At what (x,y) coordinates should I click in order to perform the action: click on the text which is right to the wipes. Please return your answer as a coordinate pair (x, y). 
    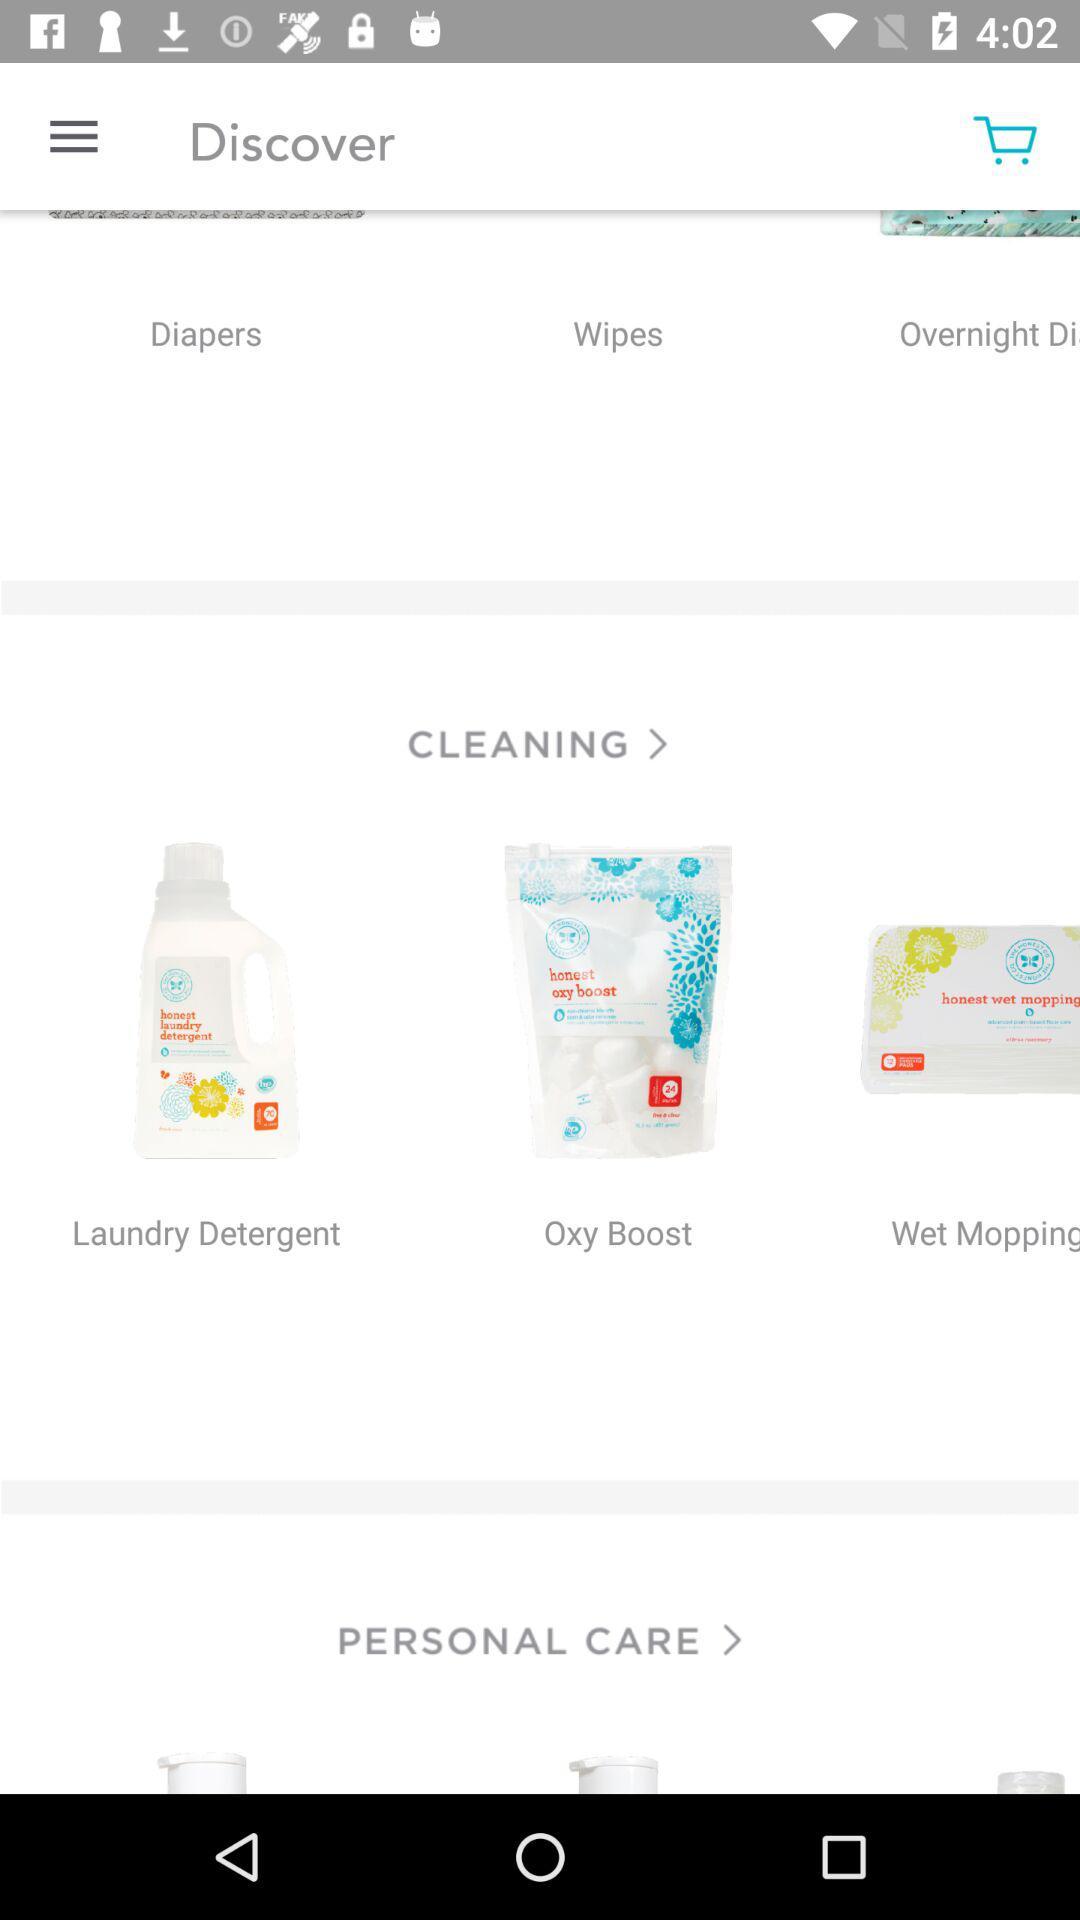
    Looking at the image, I should click on (957, 375).